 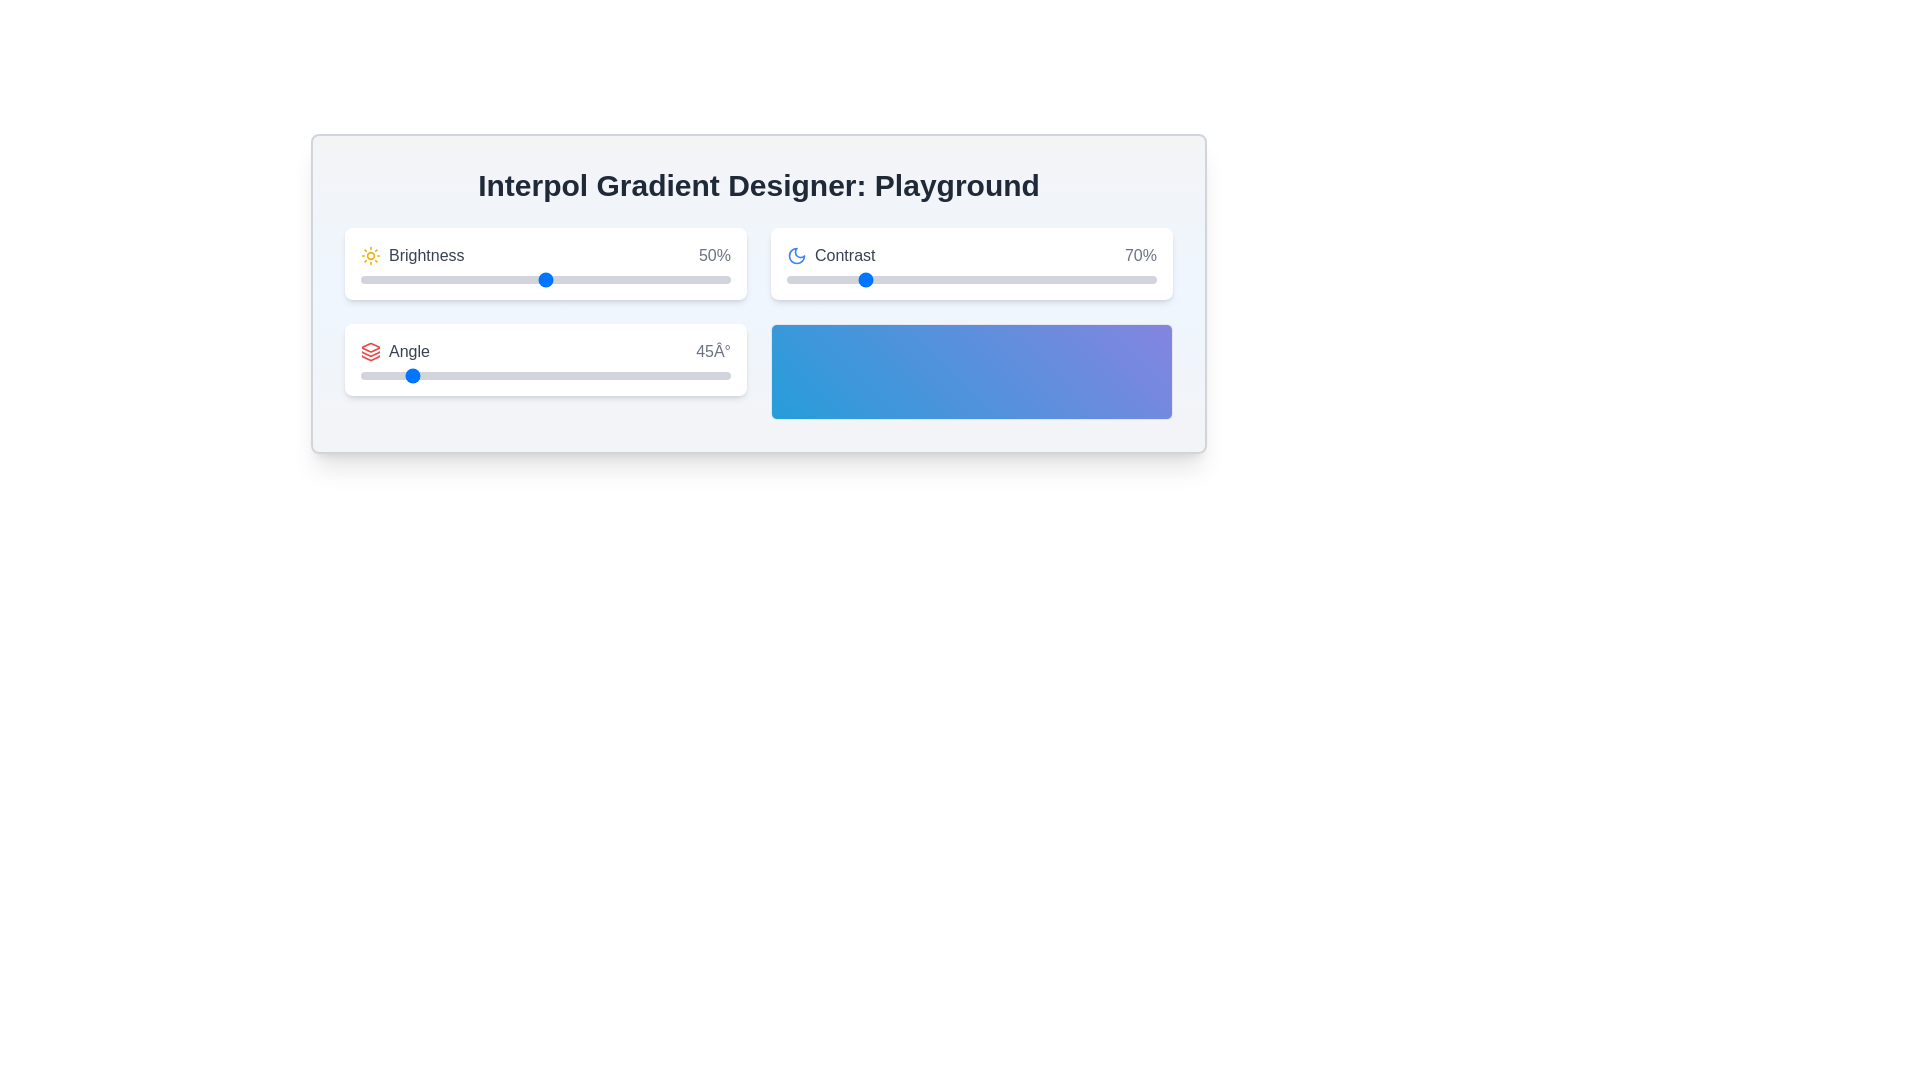 I want to click on the angle slider, so click(x=653, y=375).